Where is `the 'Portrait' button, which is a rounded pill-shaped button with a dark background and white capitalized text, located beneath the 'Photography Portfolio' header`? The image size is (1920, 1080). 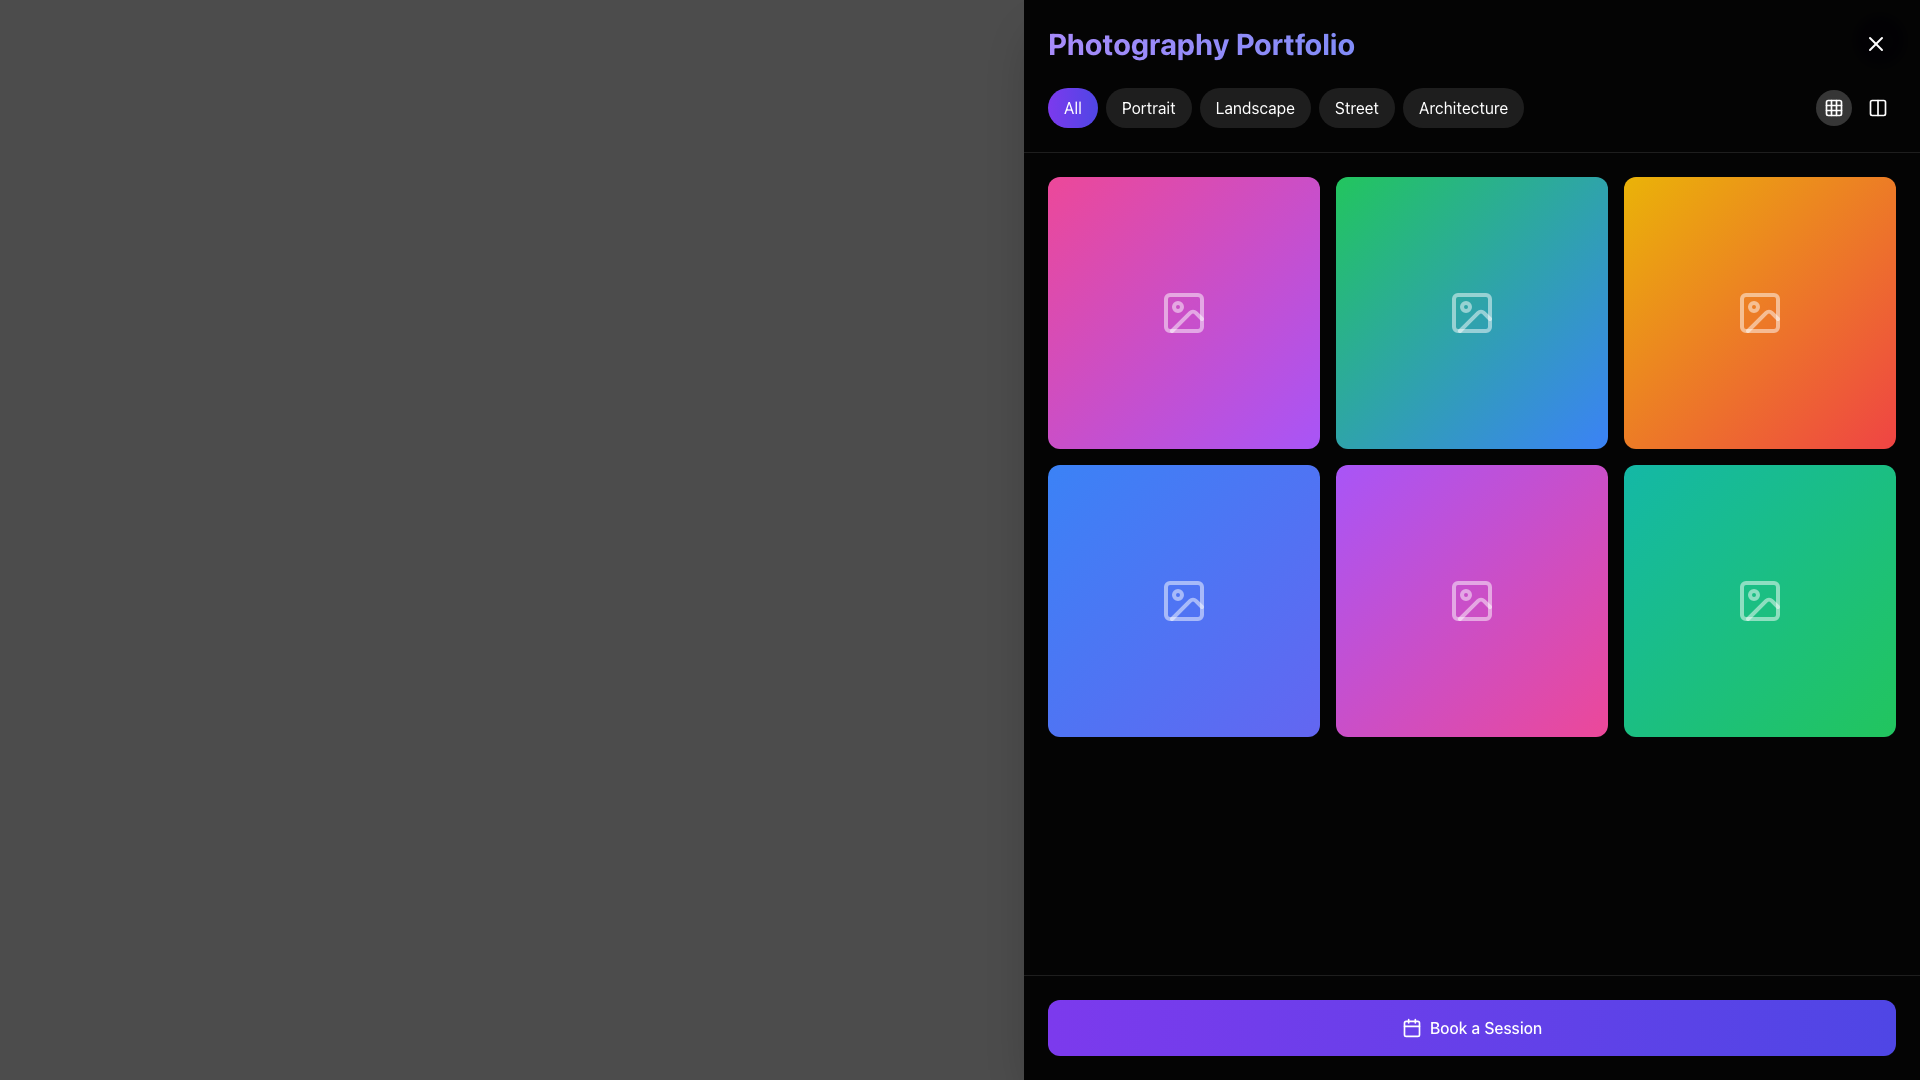
the 'Portrait' button, which is a rounded pill-shaped button with a dark background and white capitalized text, located beneath the 'Photography Portfolio' header is located at coordinates (1148, 108).